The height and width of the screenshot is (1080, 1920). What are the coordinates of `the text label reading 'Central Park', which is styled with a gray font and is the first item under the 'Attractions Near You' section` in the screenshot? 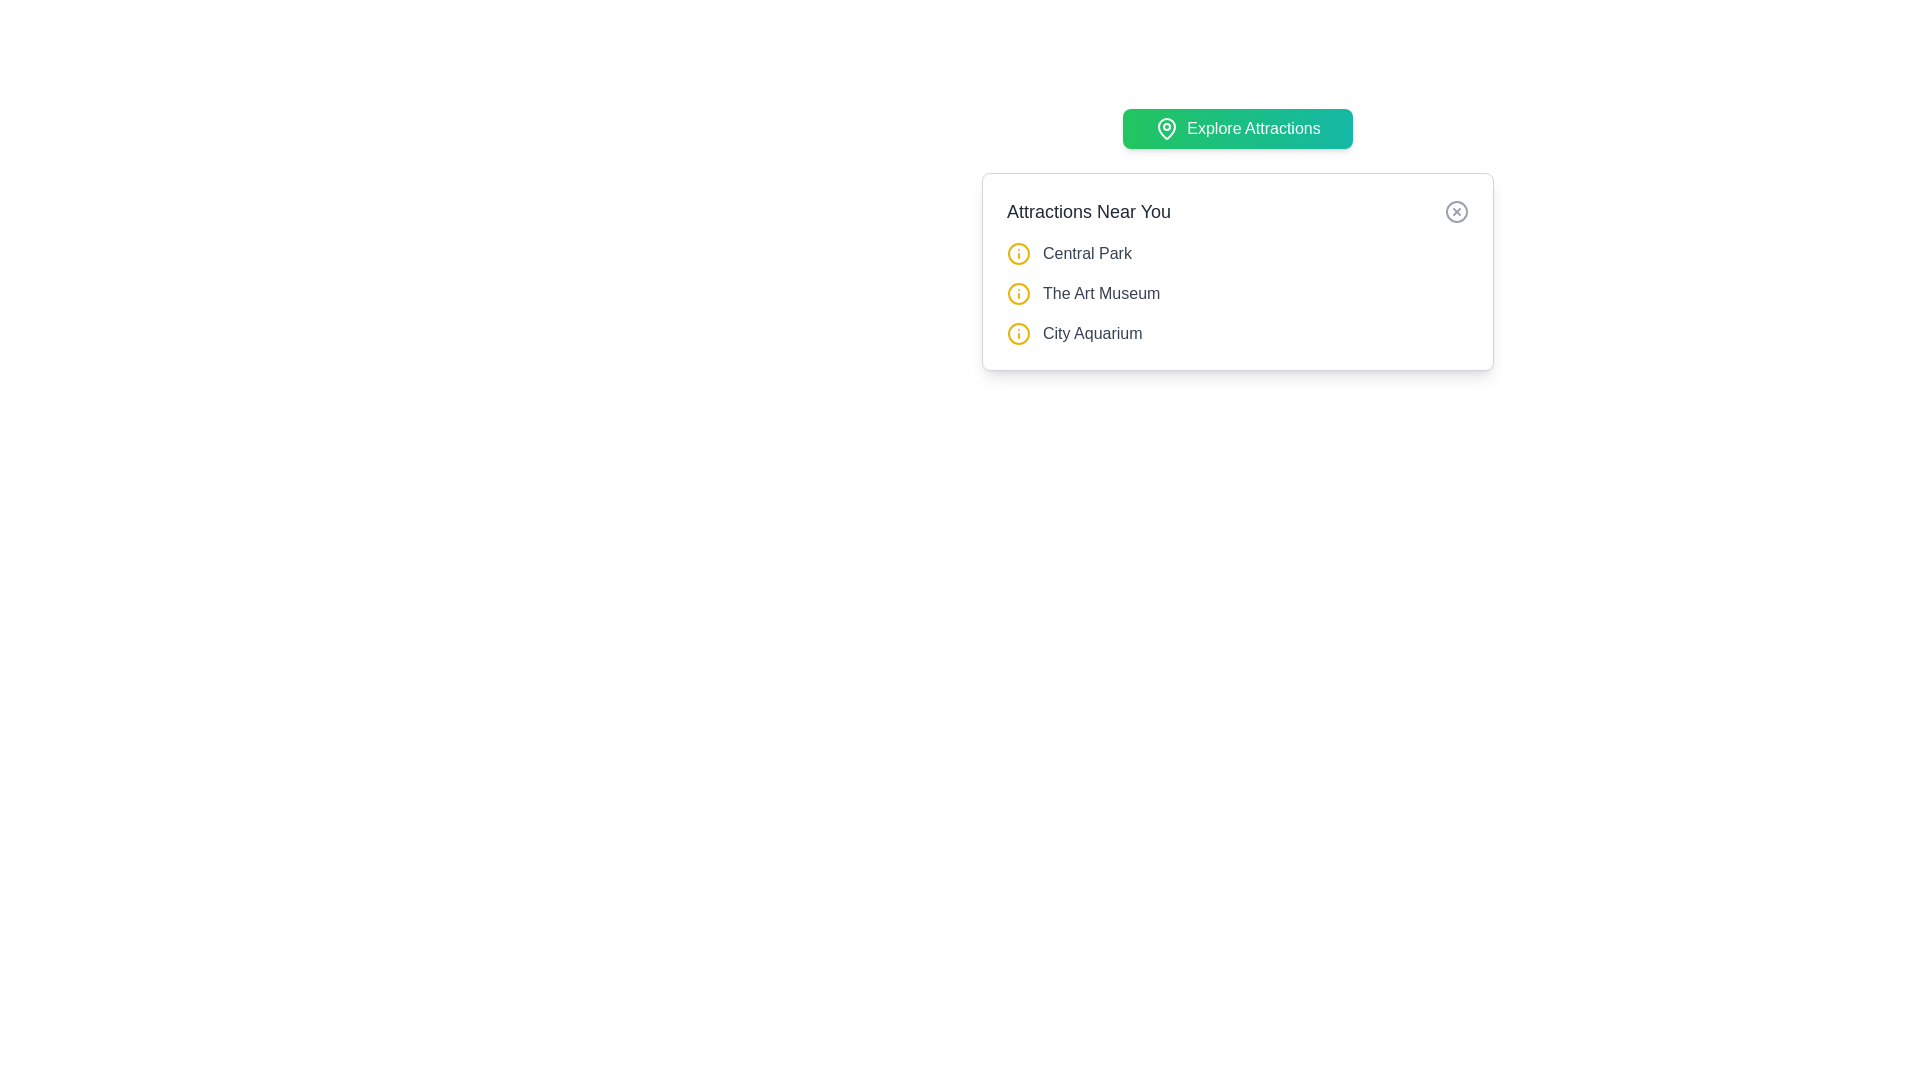 It's located at (1086, 253).